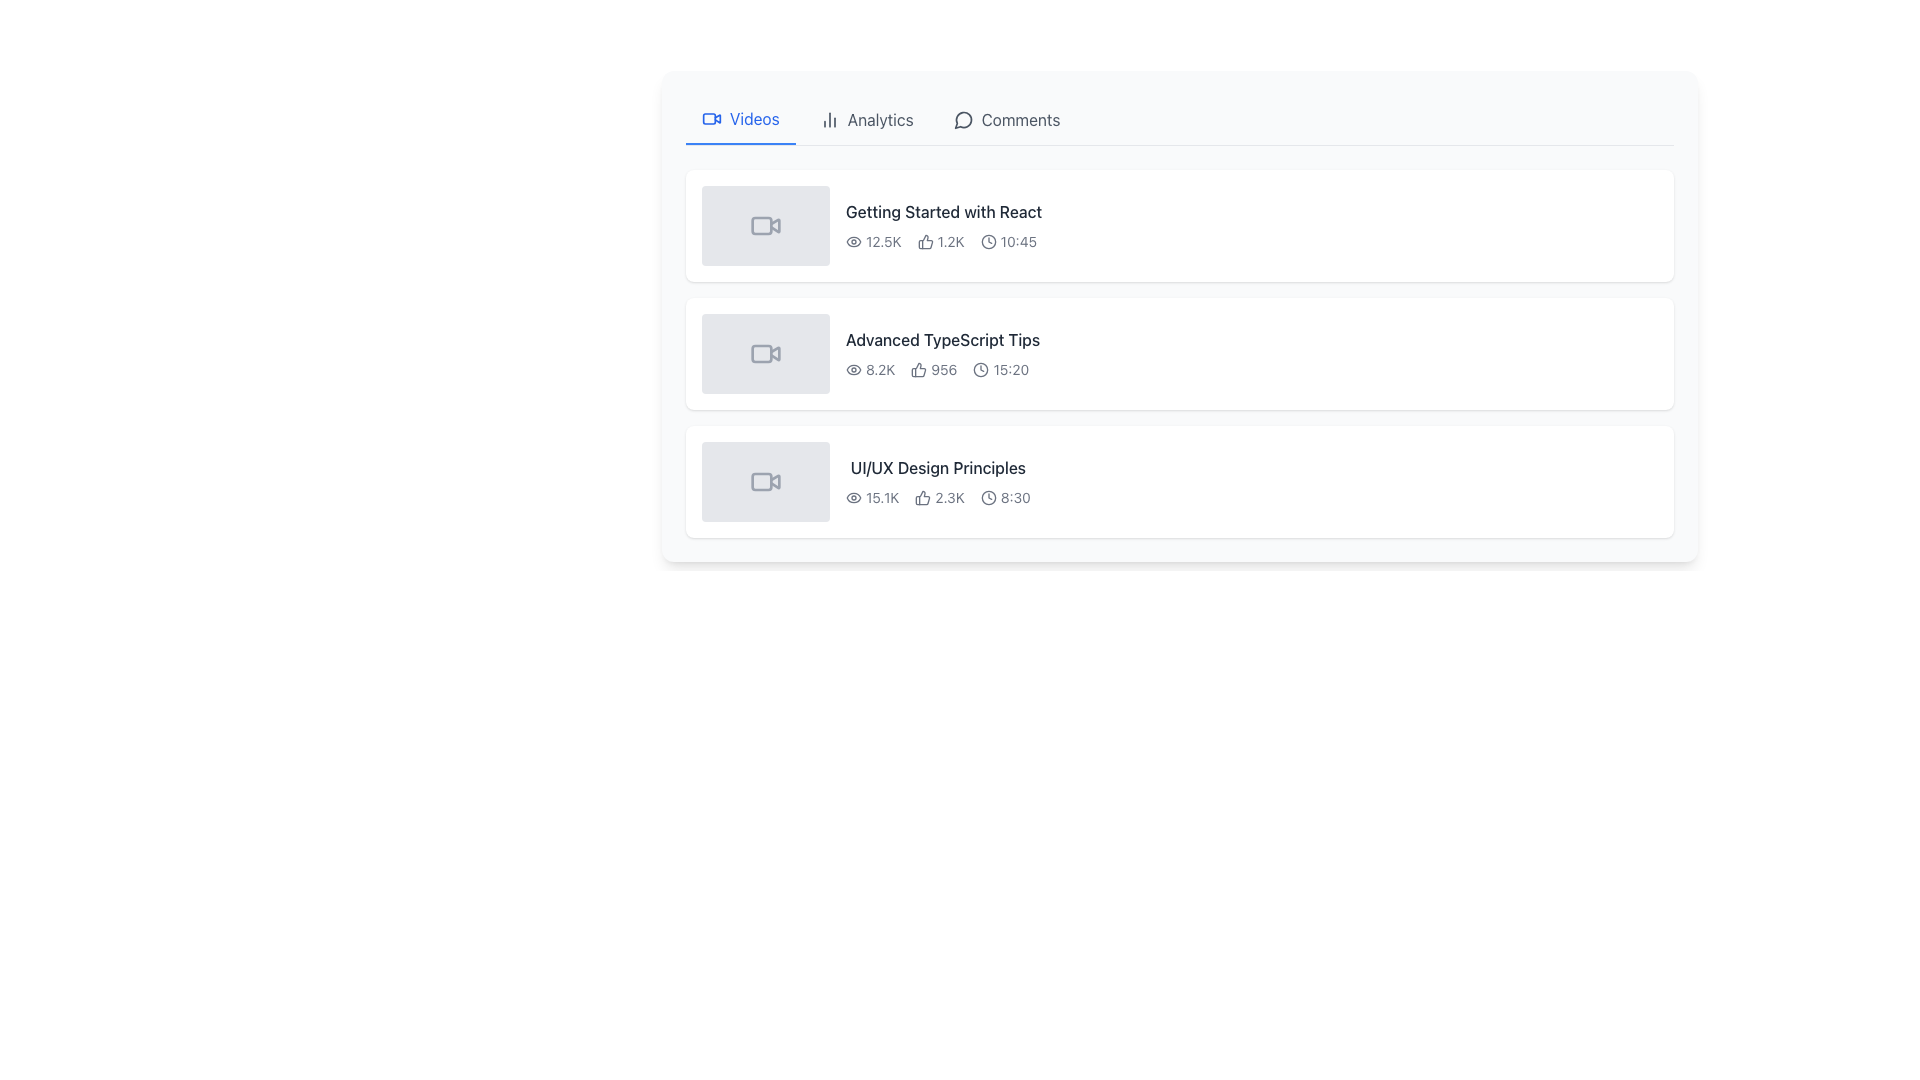  I want to click on the icon representing the video titled 'UI/UX Design Principles', which is located in the left part of the third item from the top in a vertical list of videos, so click(765, 482).